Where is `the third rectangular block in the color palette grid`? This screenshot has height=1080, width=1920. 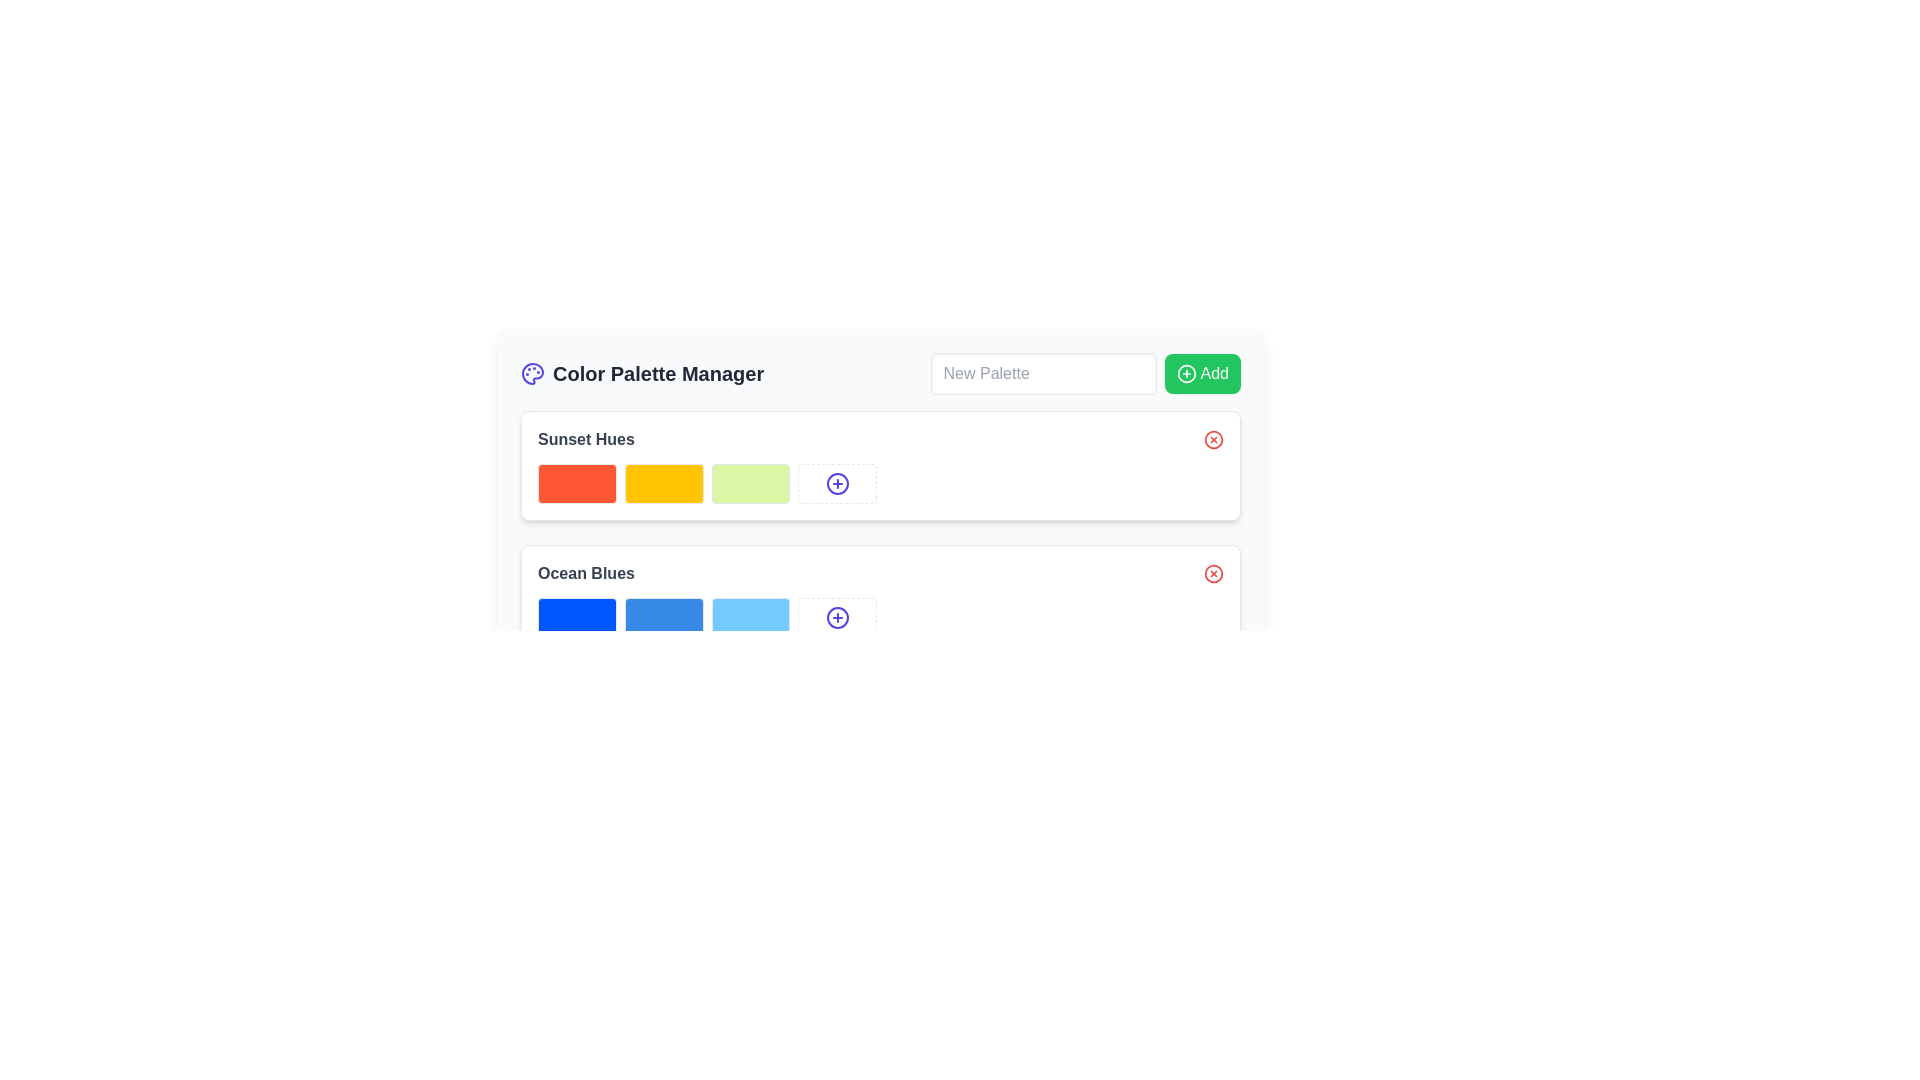
the third rectangular block in the color palette grid is located at coordinates (749, 483).